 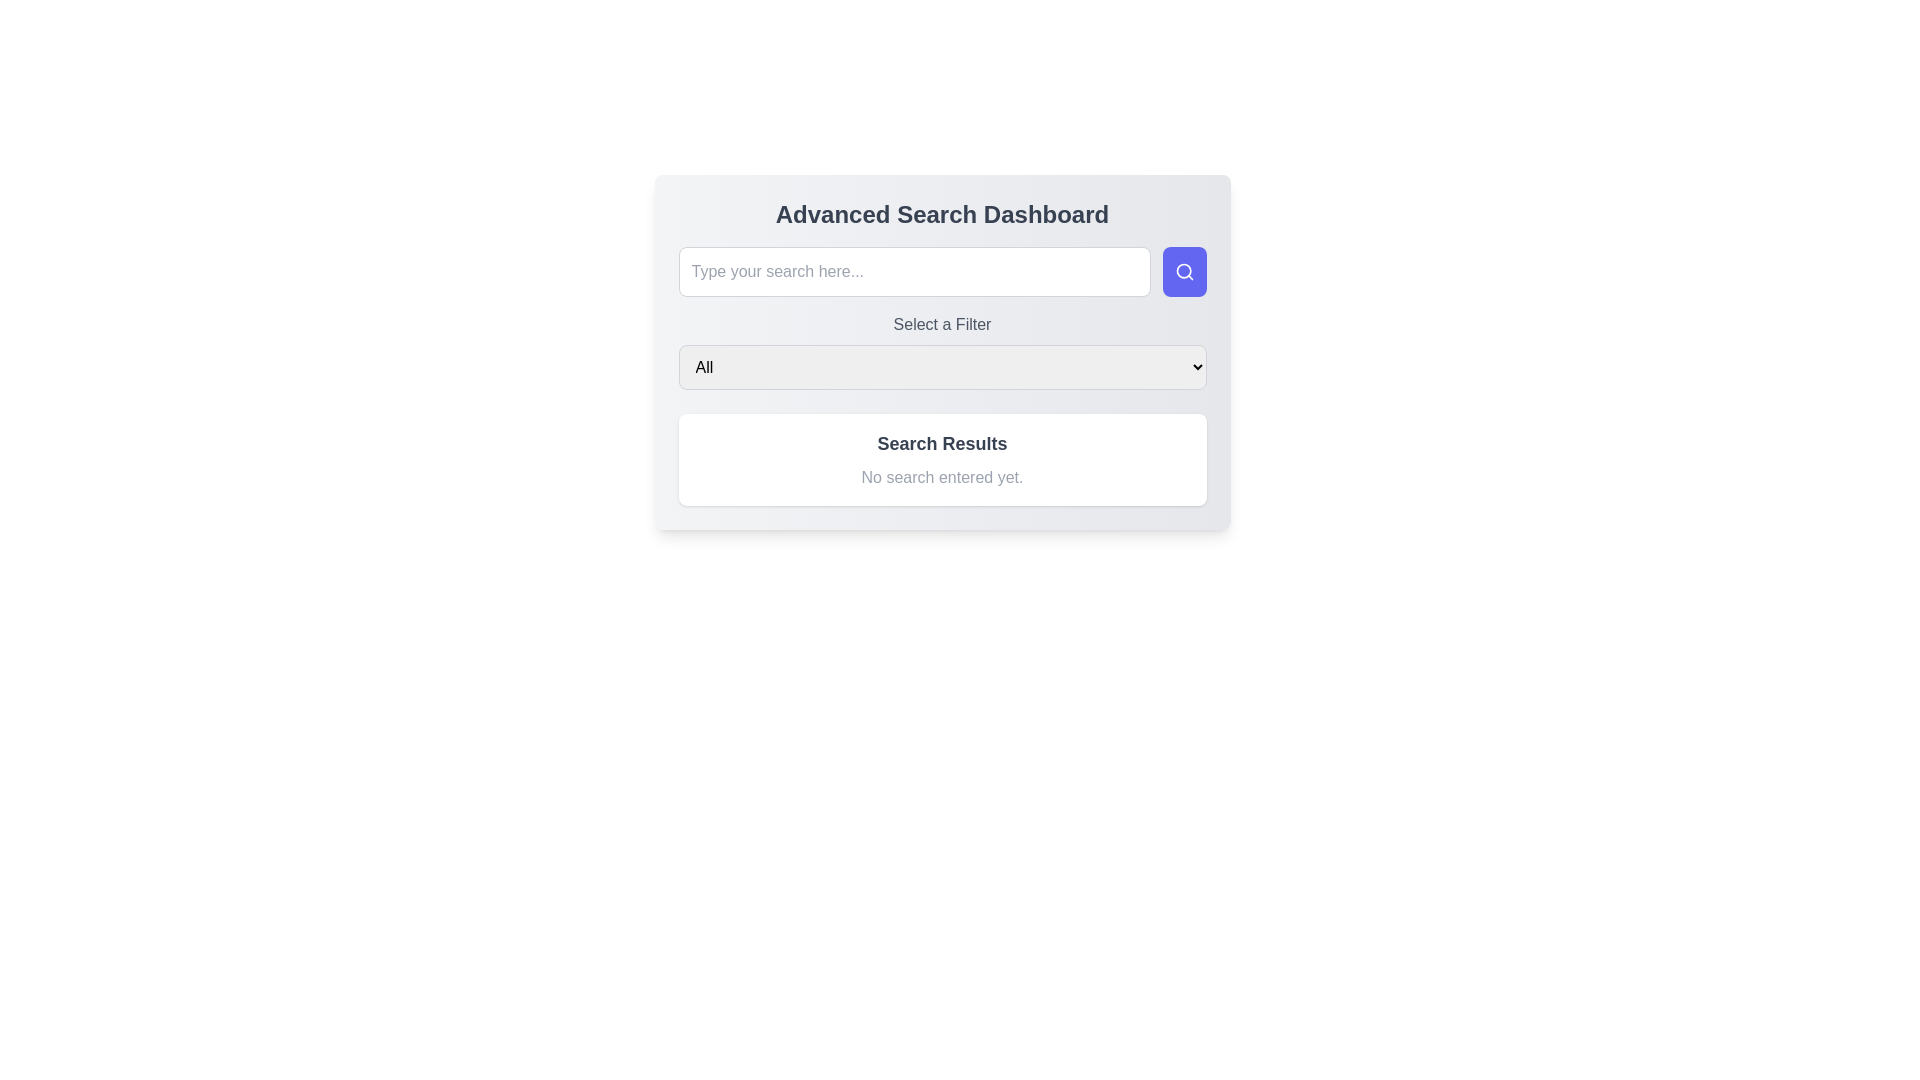 What do you see at coordinates (1184, 272) in the screenshot?
I see `the search icon, which is a white magnifying glass on a blue circular background, located adjacent to the search input field labeled 'Type your search here...'` at bounding box center [1184, 272].